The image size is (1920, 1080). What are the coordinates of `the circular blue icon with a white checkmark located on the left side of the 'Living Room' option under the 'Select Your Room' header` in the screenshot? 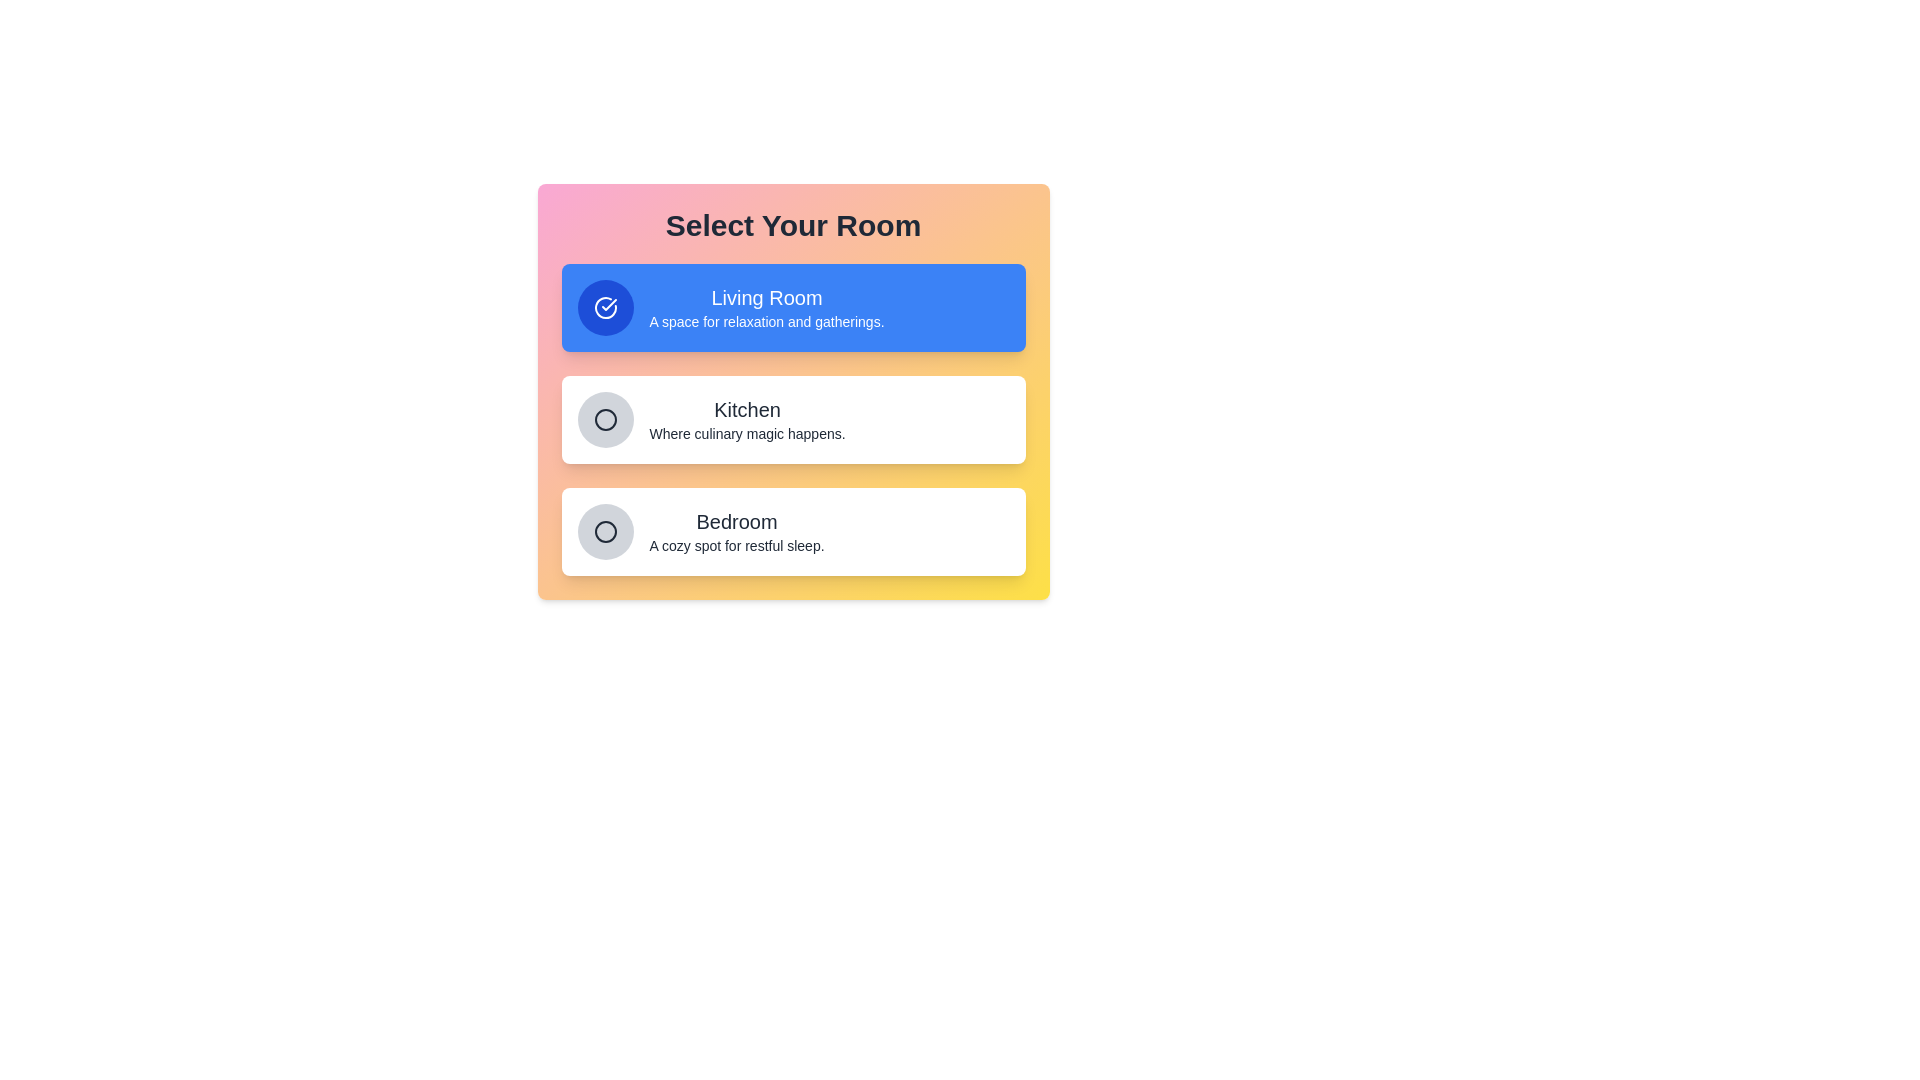 It's located at (604, 308).